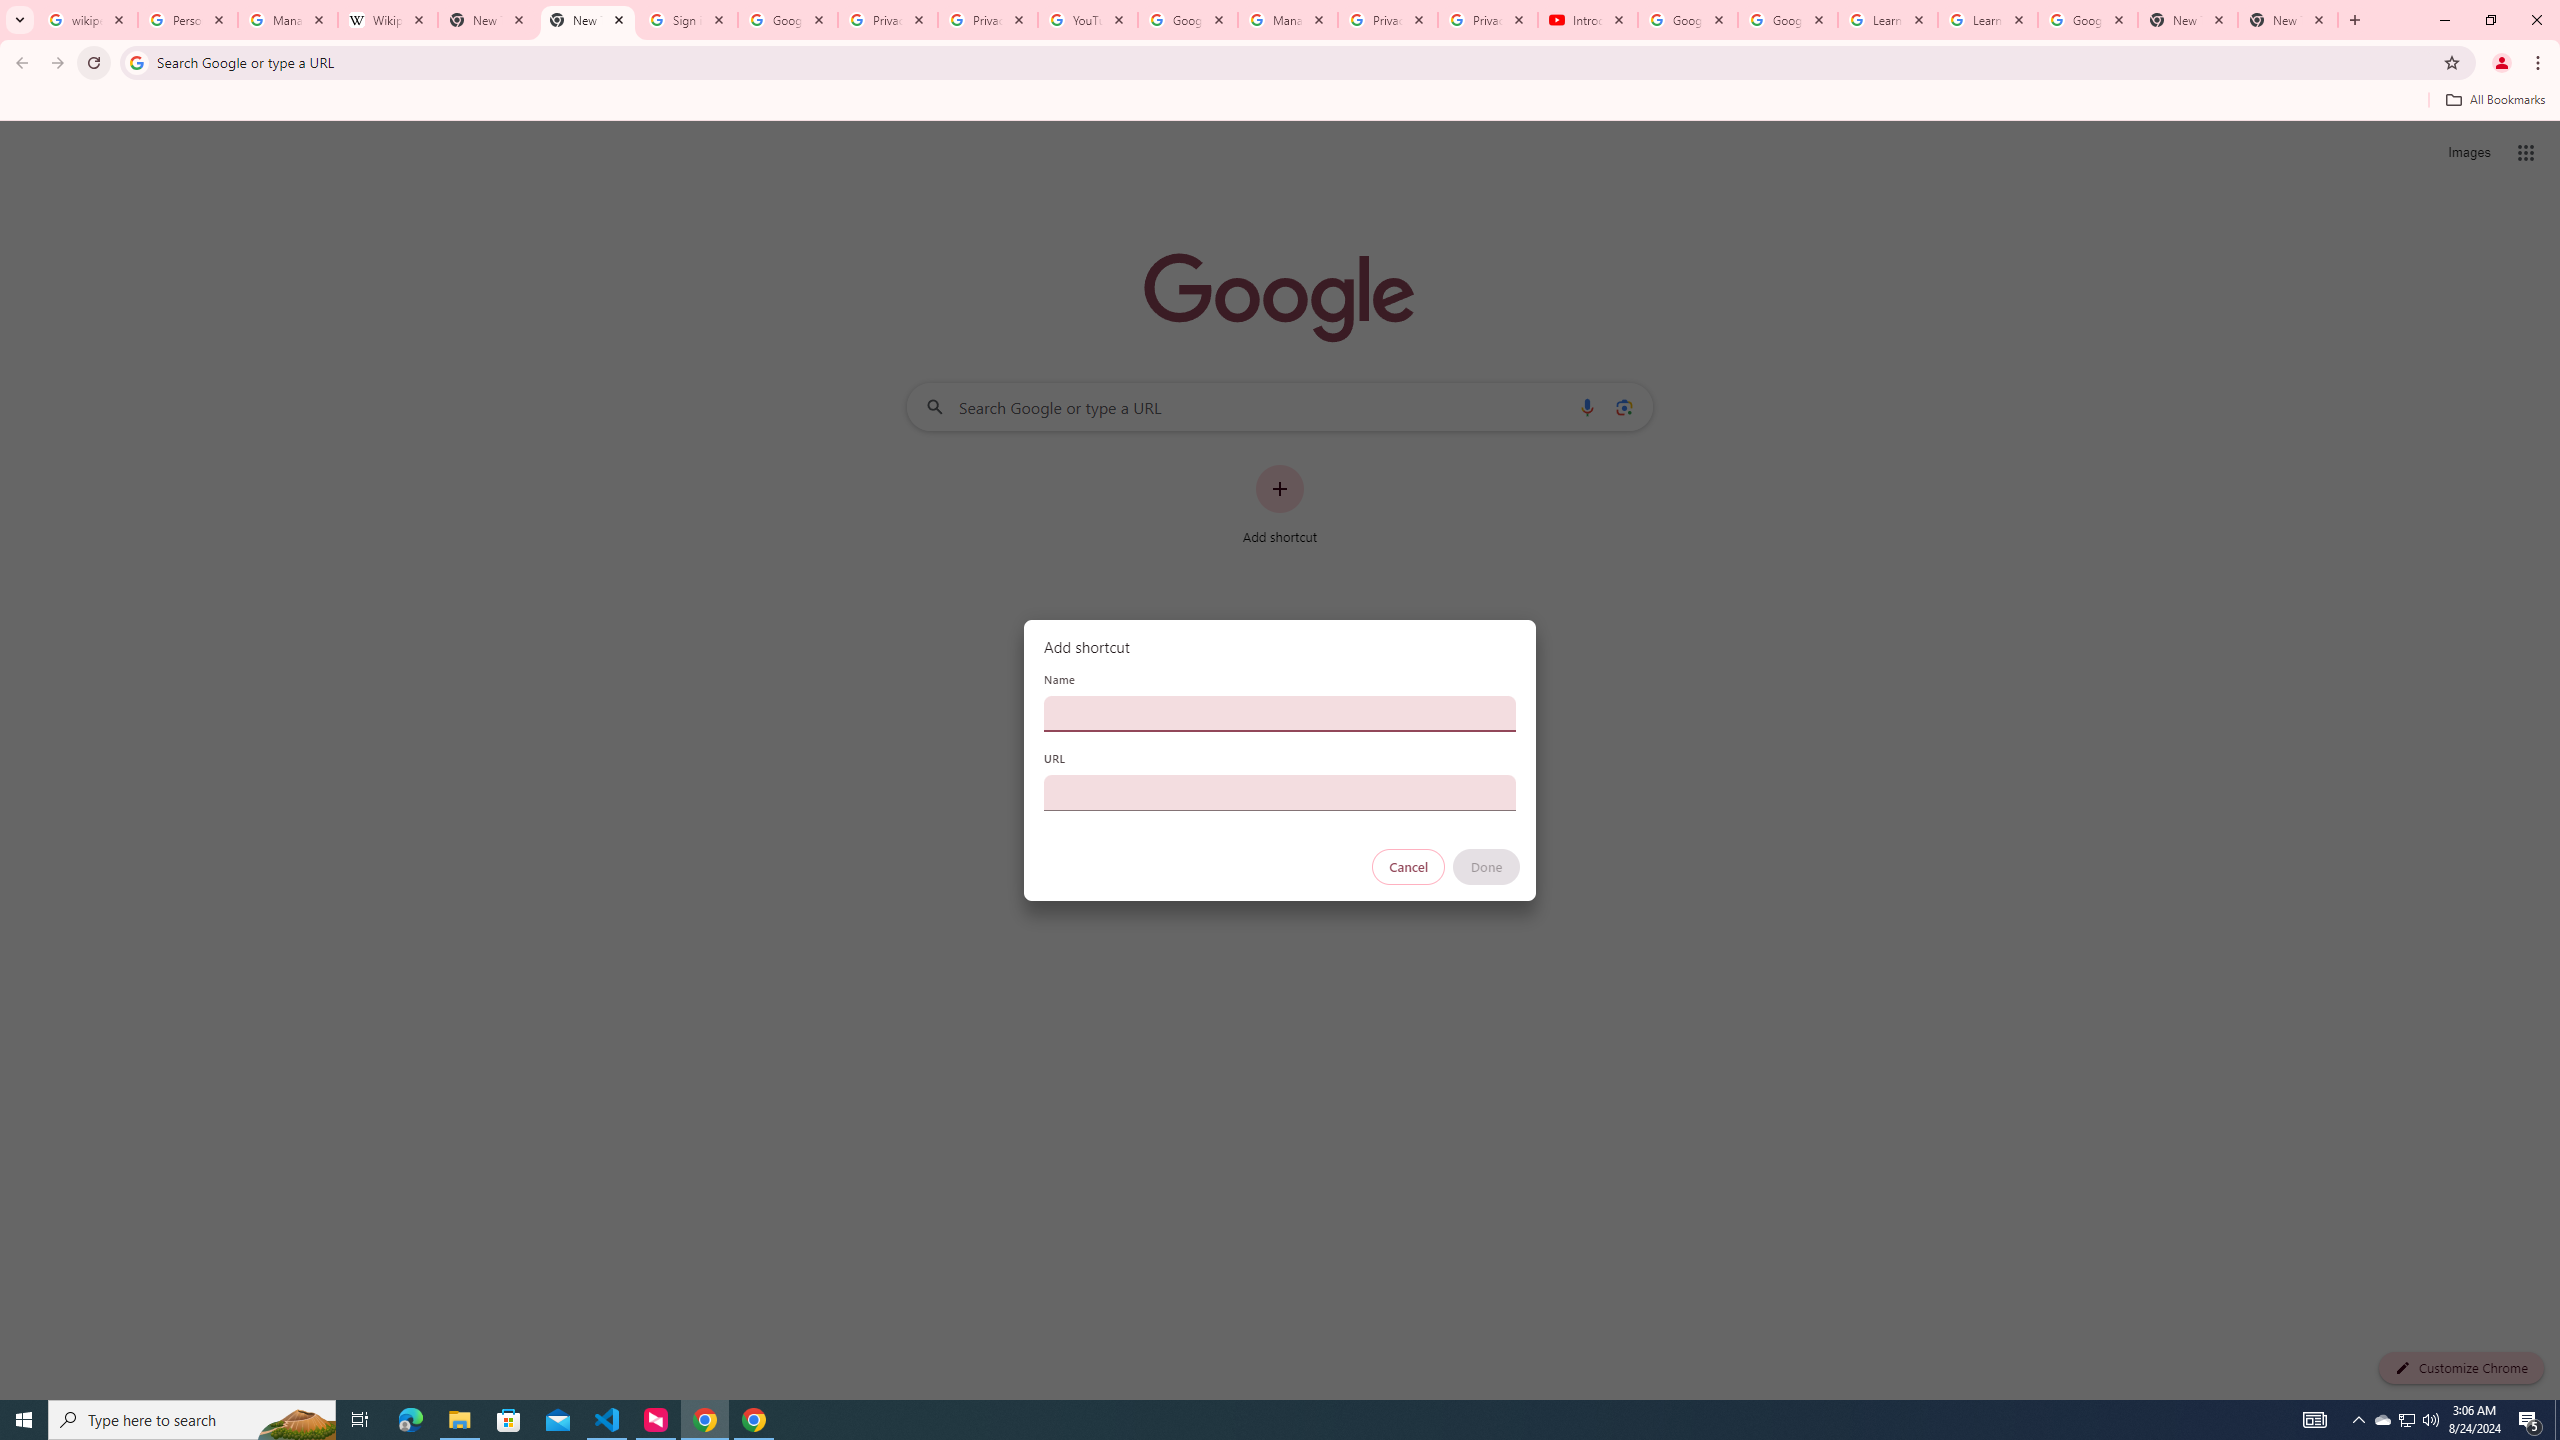 The height and width of the screenshot is (1440, 2560). I want to click on 'Sign in - Google Accounts', so click(688, 19).